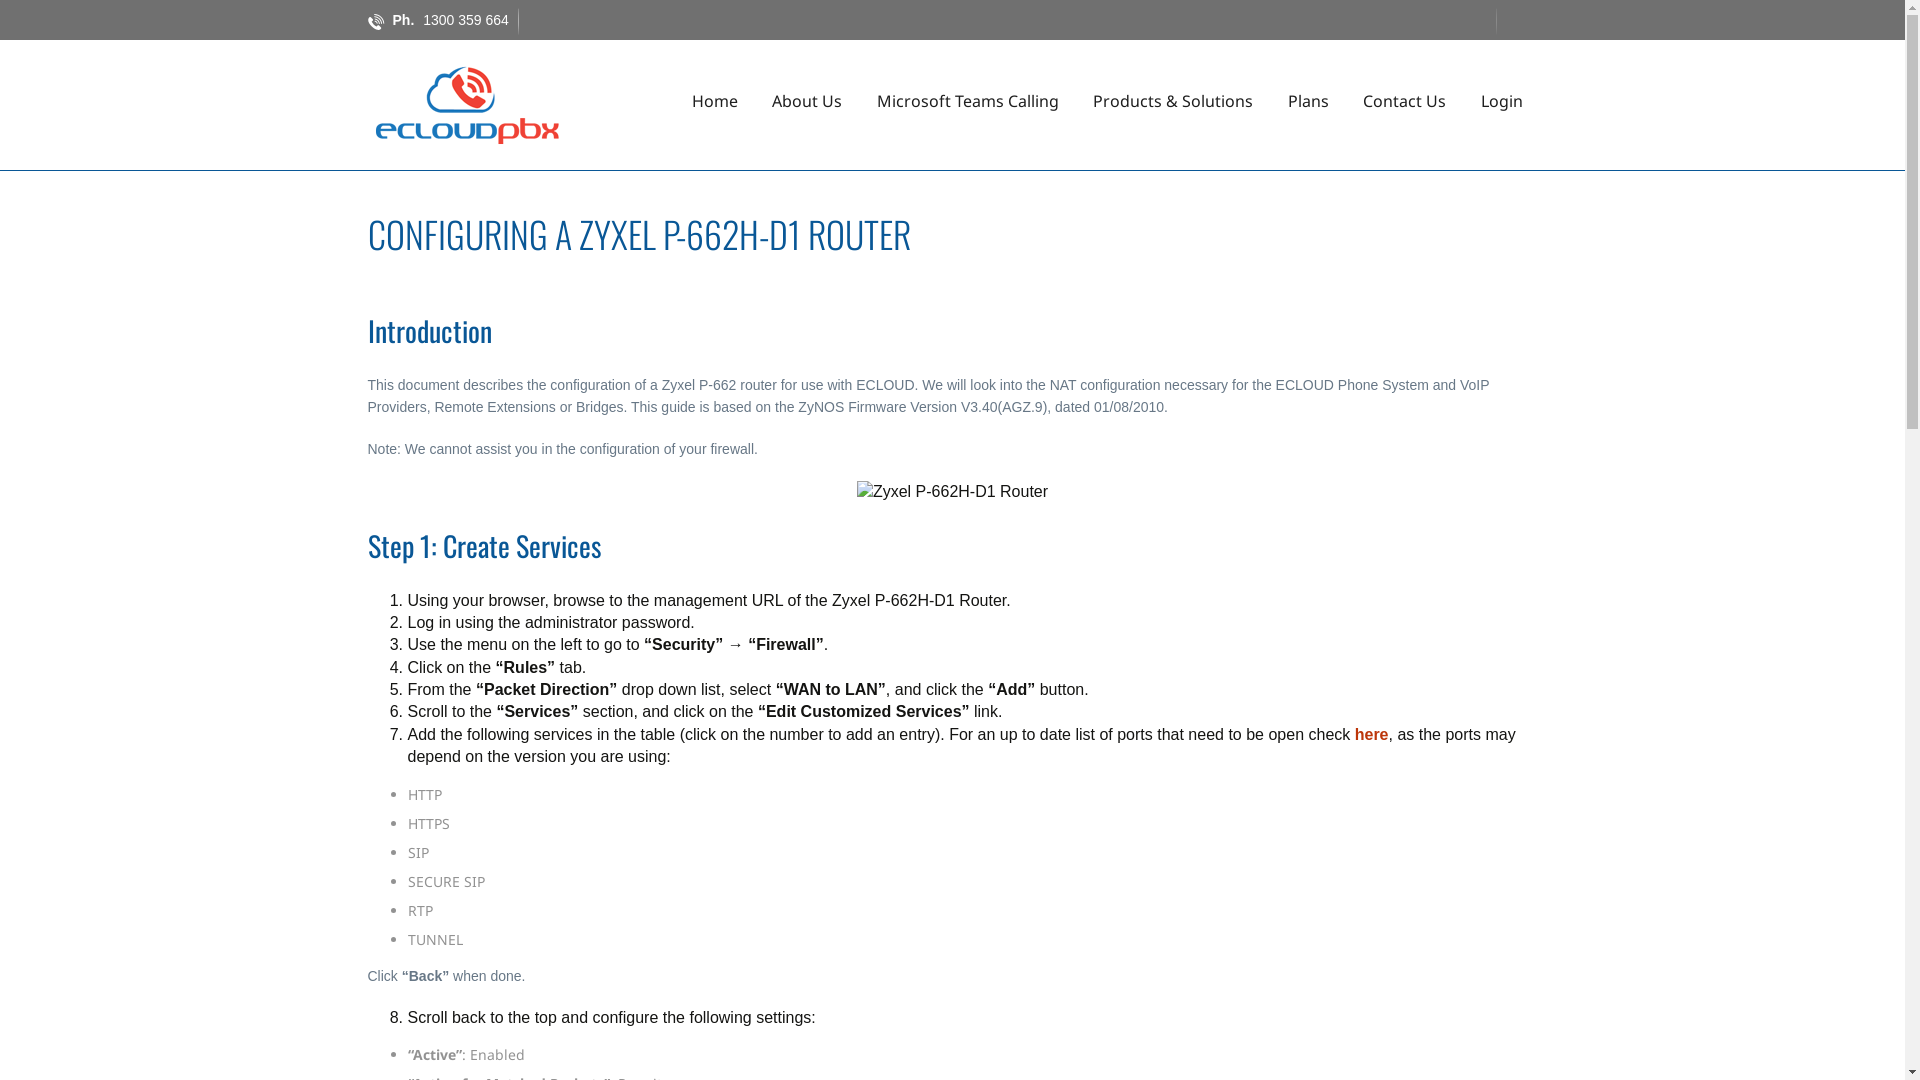 The image size is (1920, 1080). Describe the element at coordinates (1271, 100) in the screenshot. I see `'Plans'` at that location.